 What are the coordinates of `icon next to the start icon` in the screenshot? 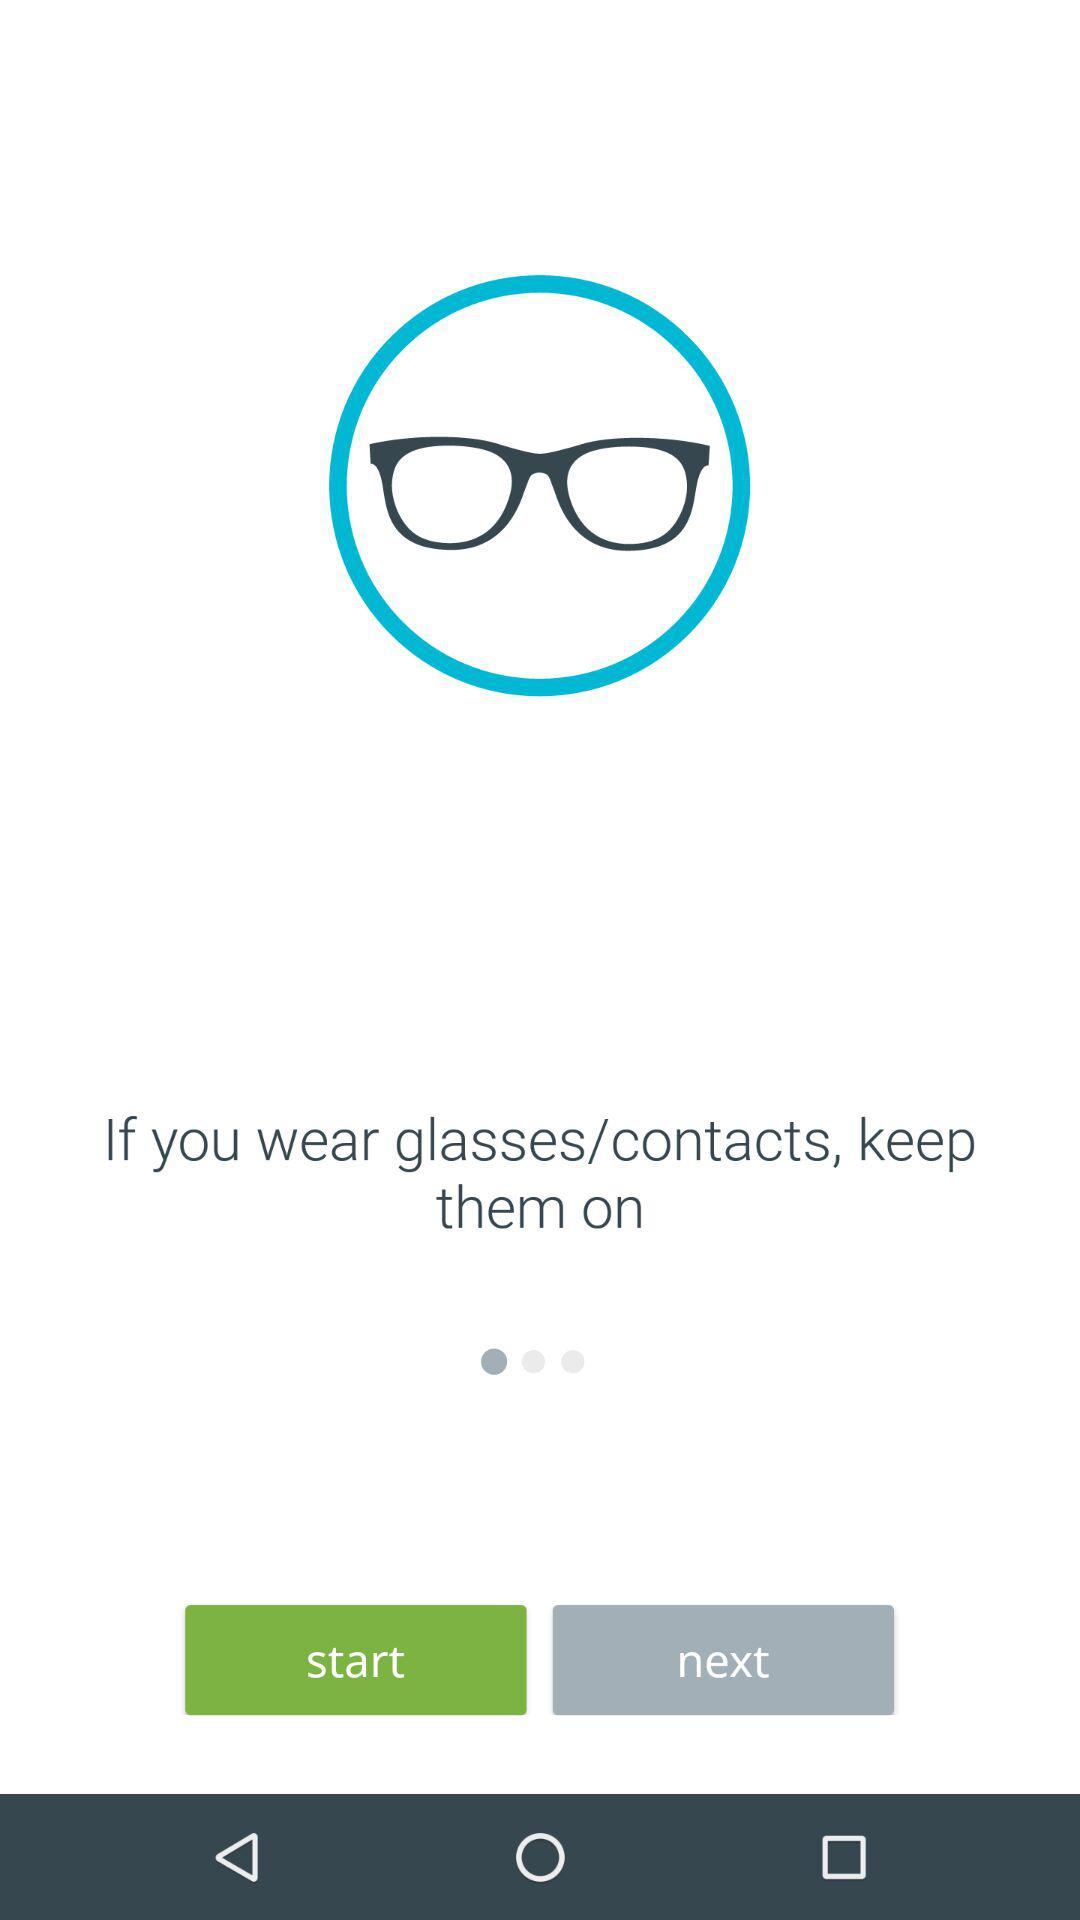 It's located at (723, 1660).